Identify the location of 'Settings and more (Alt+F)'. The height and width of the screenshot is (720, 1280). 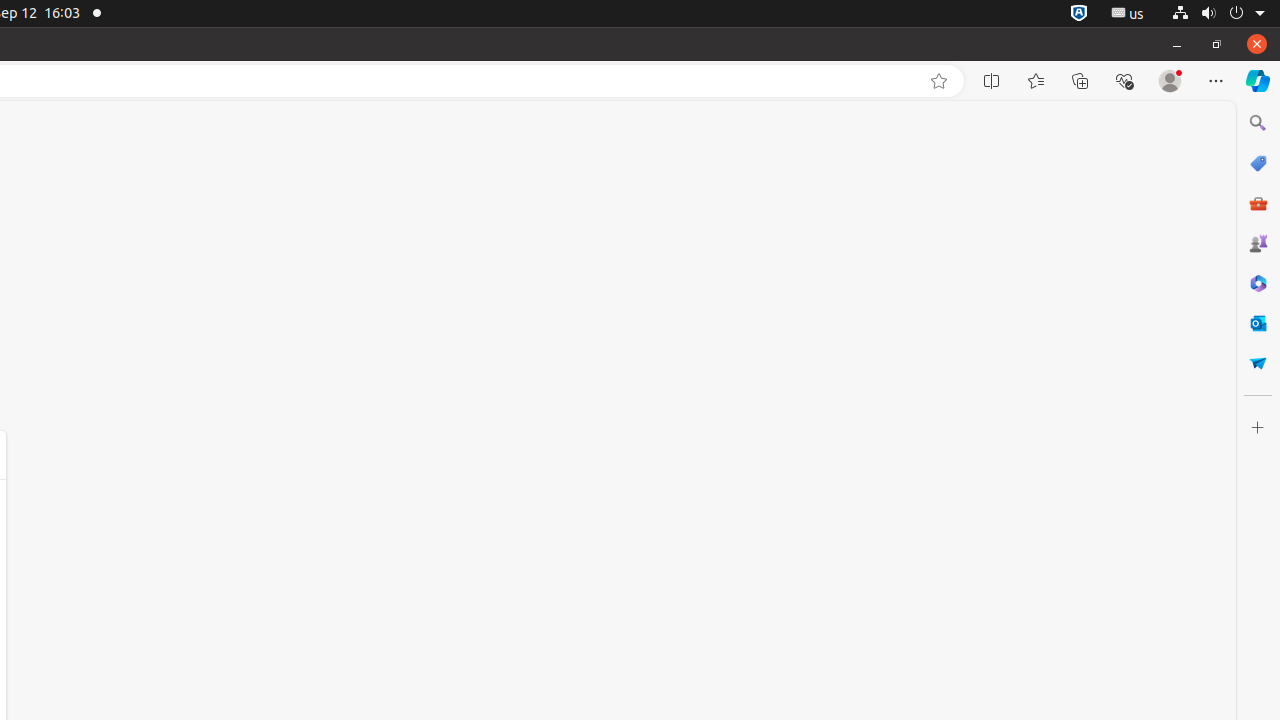
(1215, 80).